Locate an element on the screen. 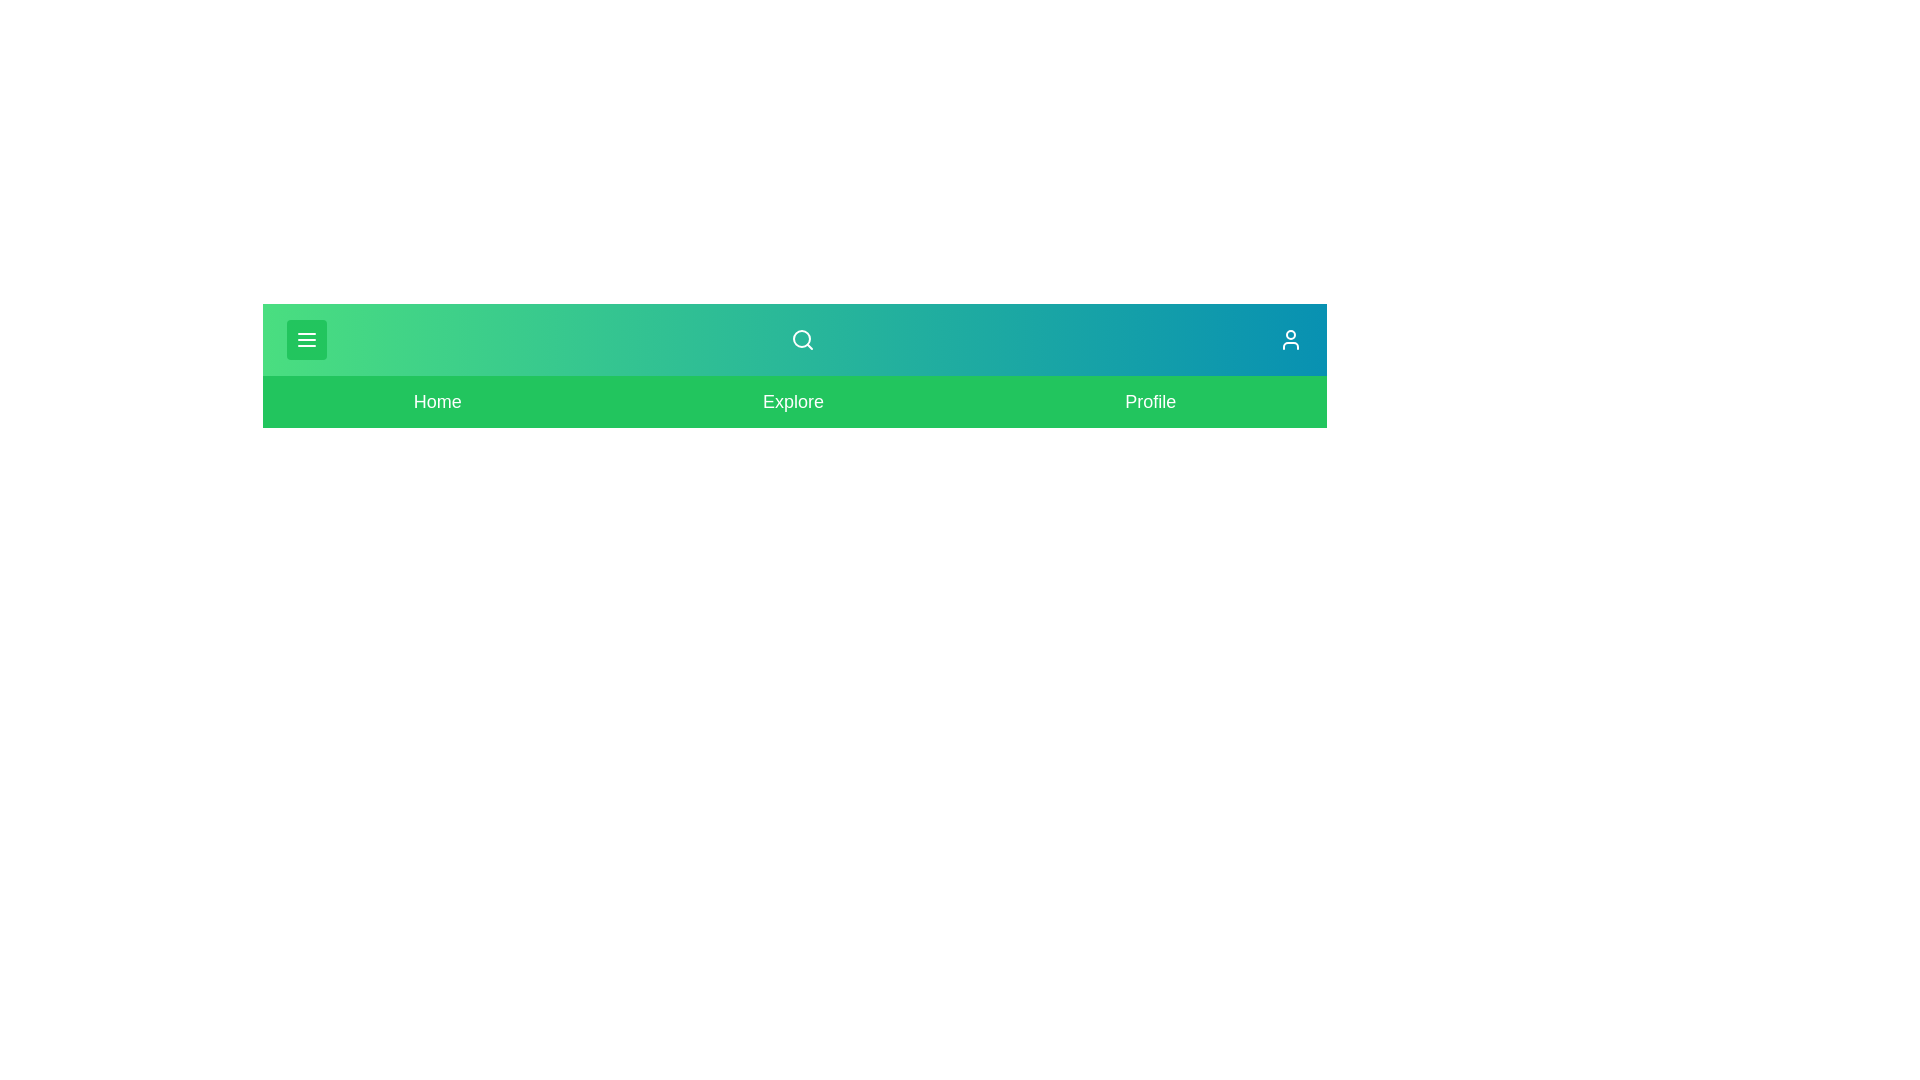 The width and height of the screenshot is (1920, 1080). the search icon in the app bar is located at coordinates (802, 338).